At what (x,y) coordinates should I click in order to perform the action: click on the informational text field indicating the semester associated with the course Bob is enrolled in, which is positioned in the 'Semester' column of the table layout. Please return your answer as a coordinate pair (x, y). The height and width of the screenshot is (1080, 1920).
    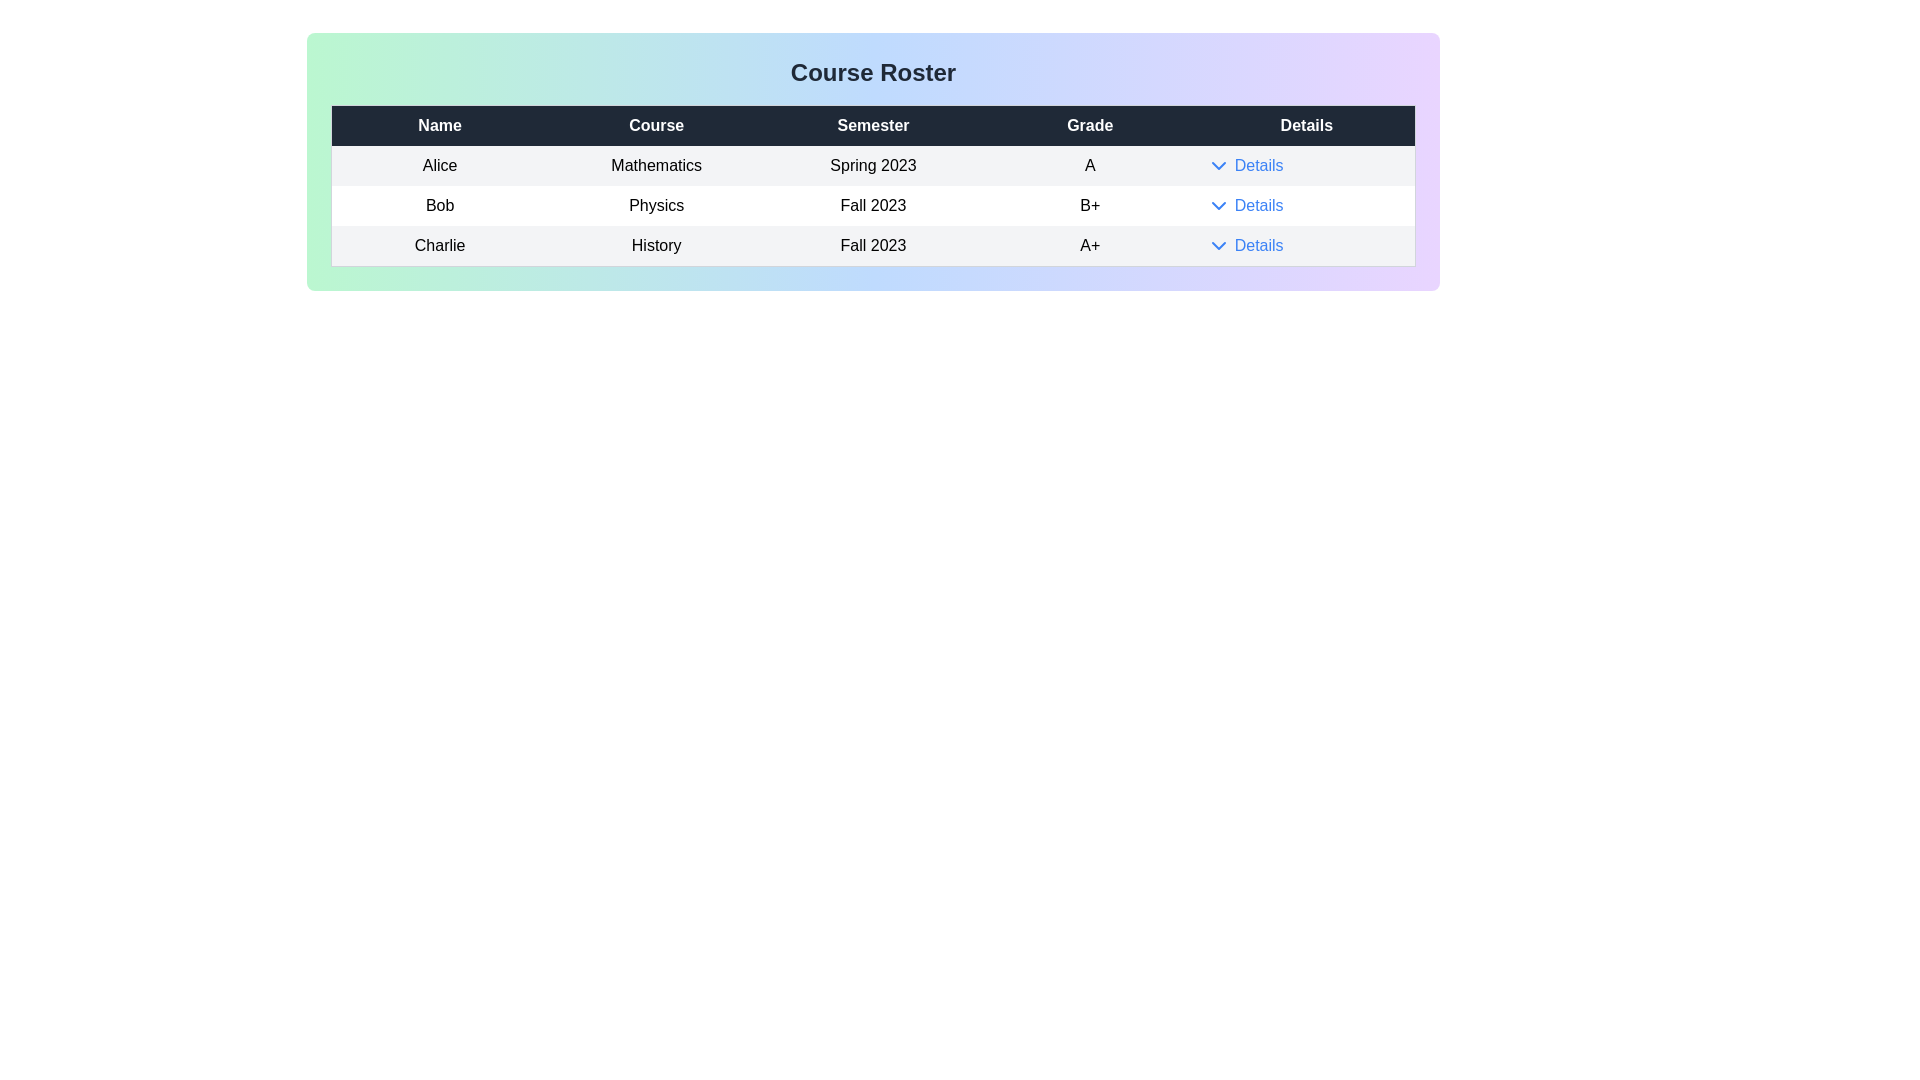
    Looking at the image, I should click on (873, 205).